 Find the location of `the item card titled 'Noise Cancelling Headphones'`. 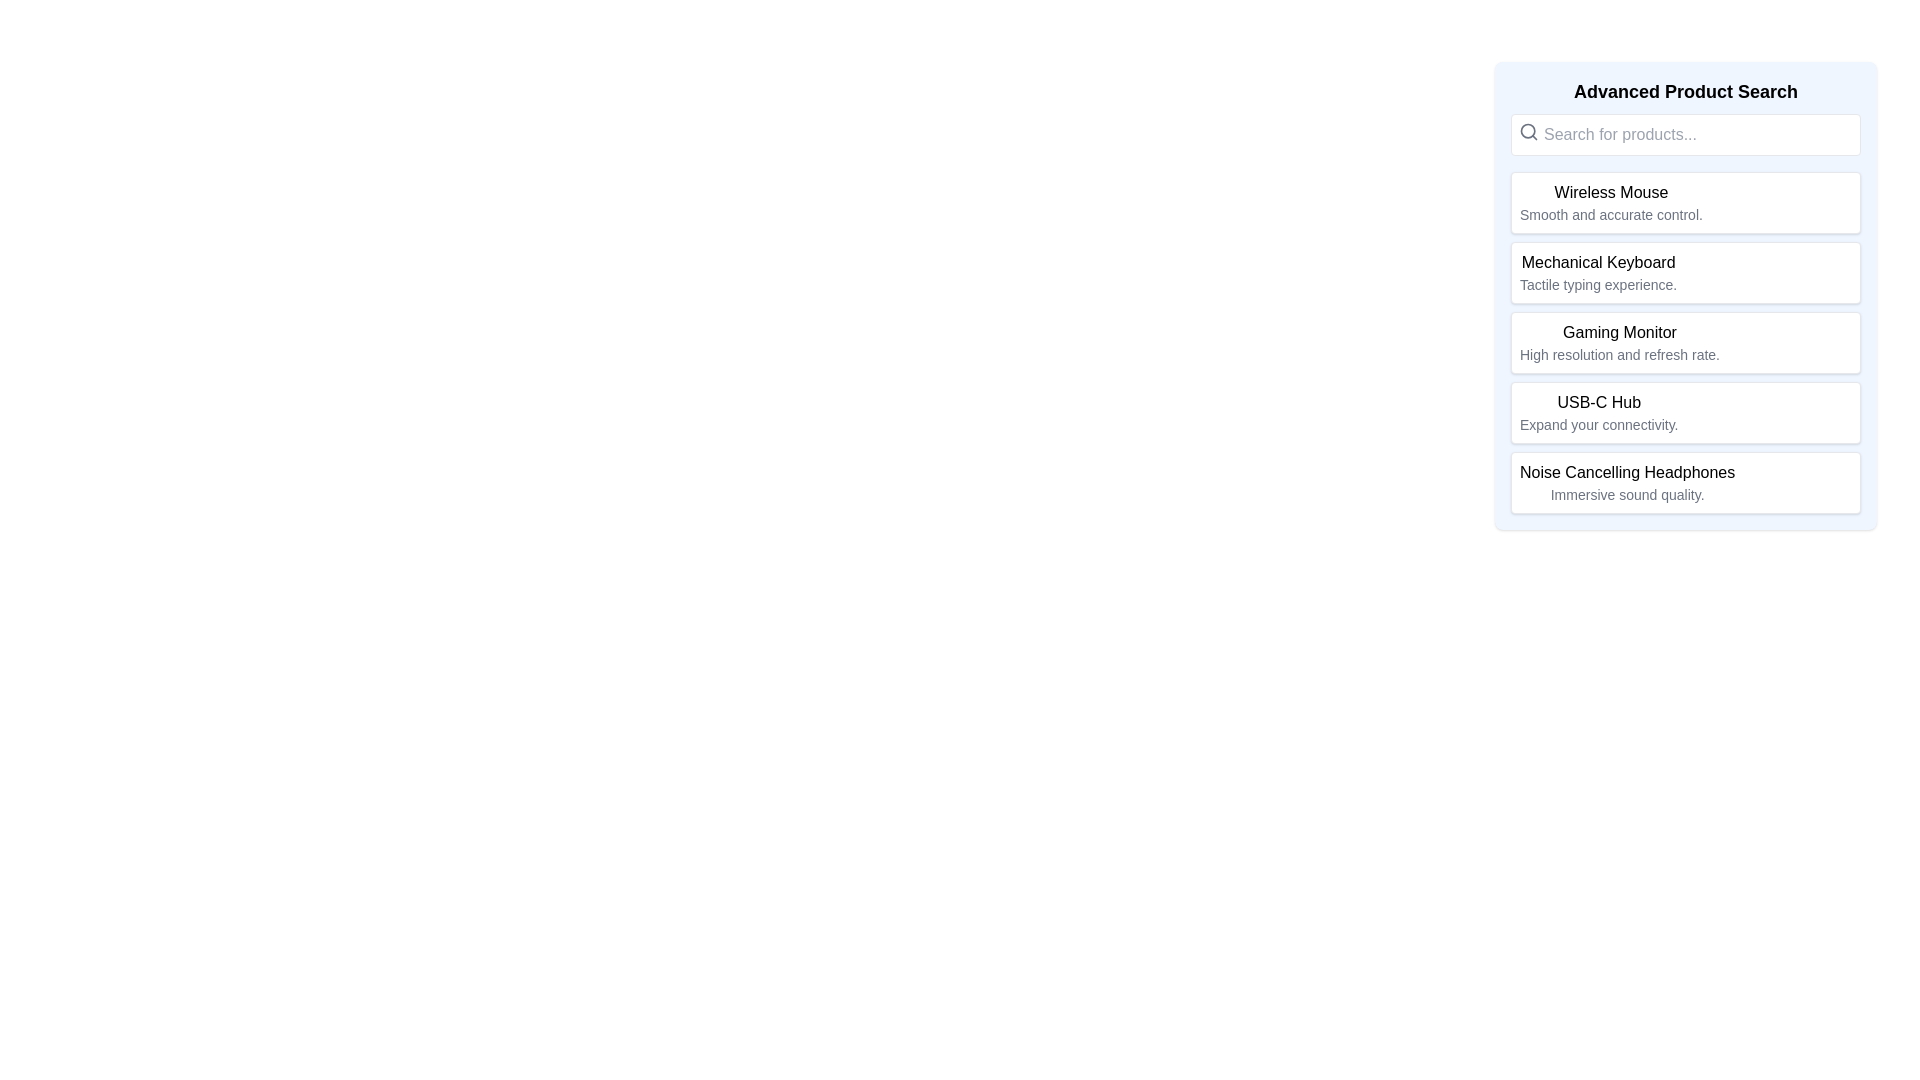

the item card titled 'Noise Cancelling Headphones' is located at coordinates (1684, 482).